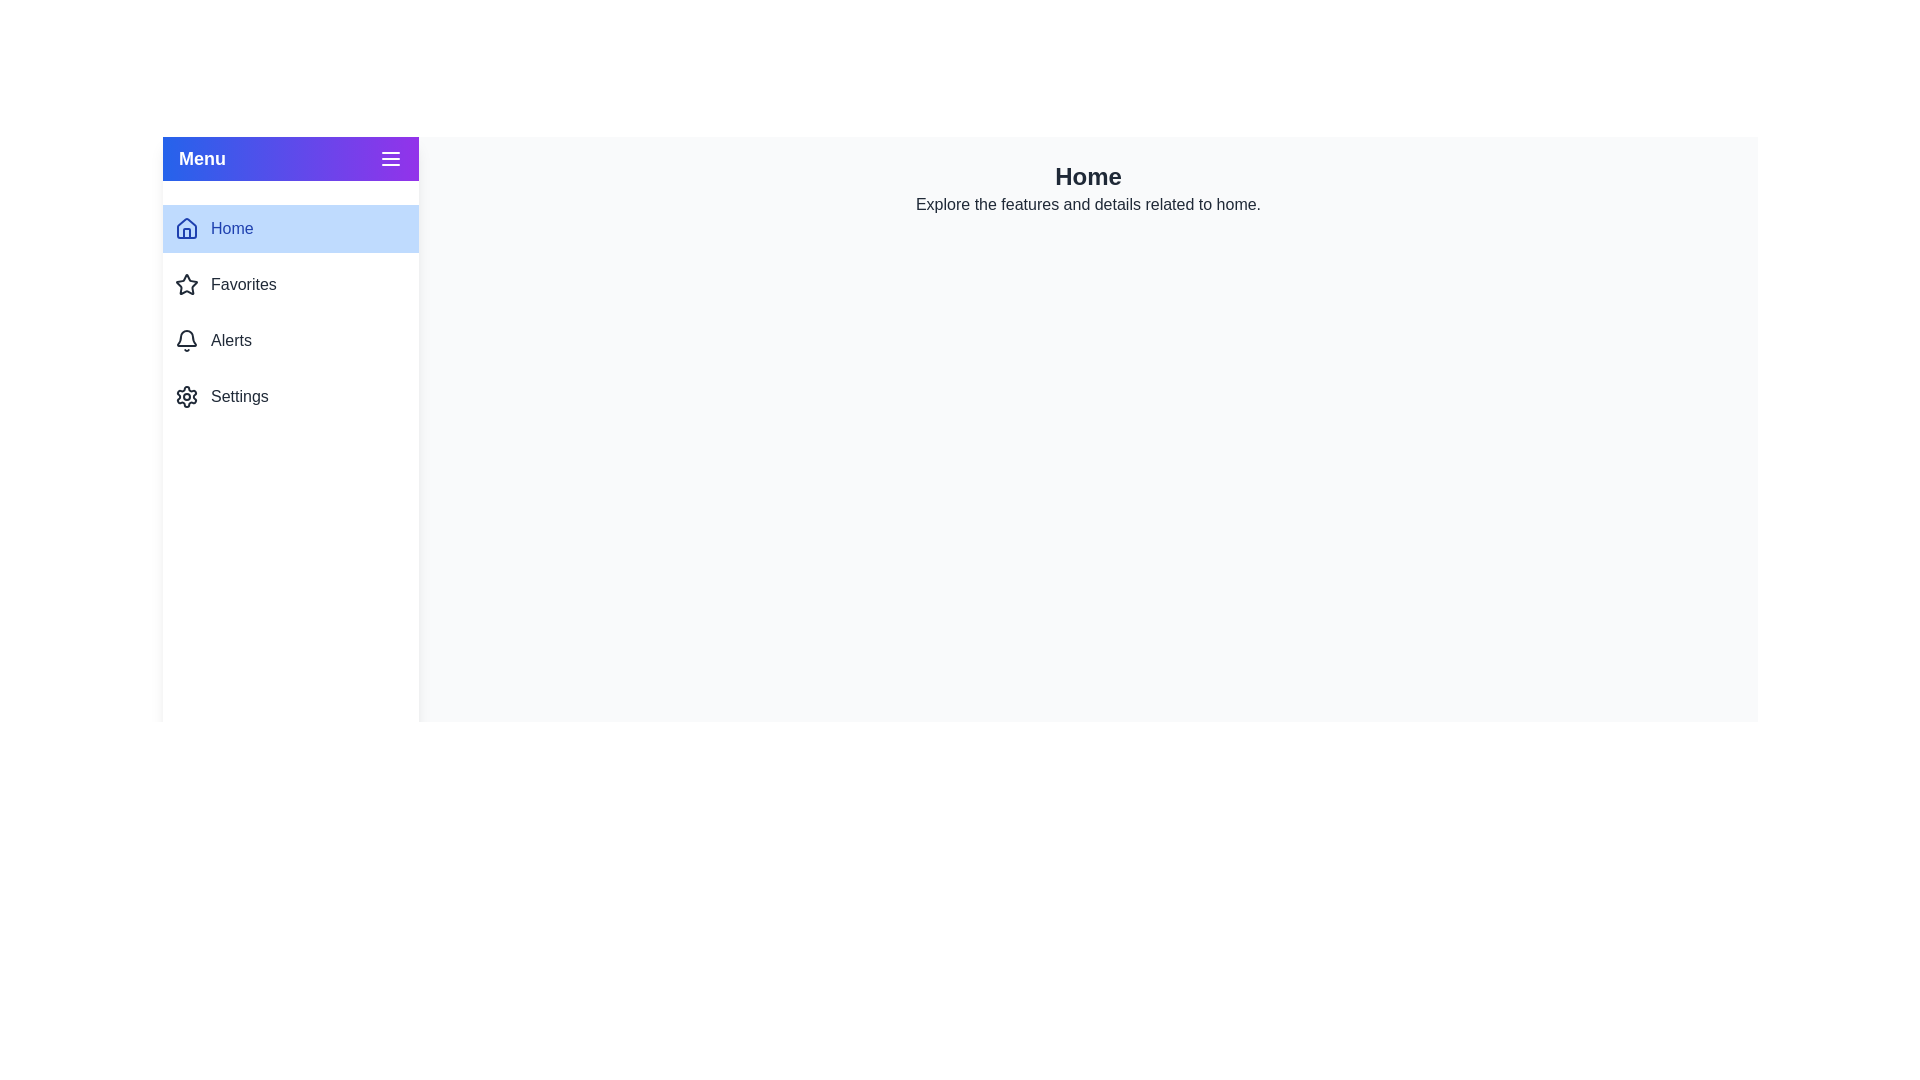 This screenshot has width=1920, height=1080. Describe the element at coordinates (290, 285) in the screenshot. I see `the 'Favorites' menu item located in the vertical menu list on the left sidebar, positioned below 'Home' and above 'Alerts'` at that location.